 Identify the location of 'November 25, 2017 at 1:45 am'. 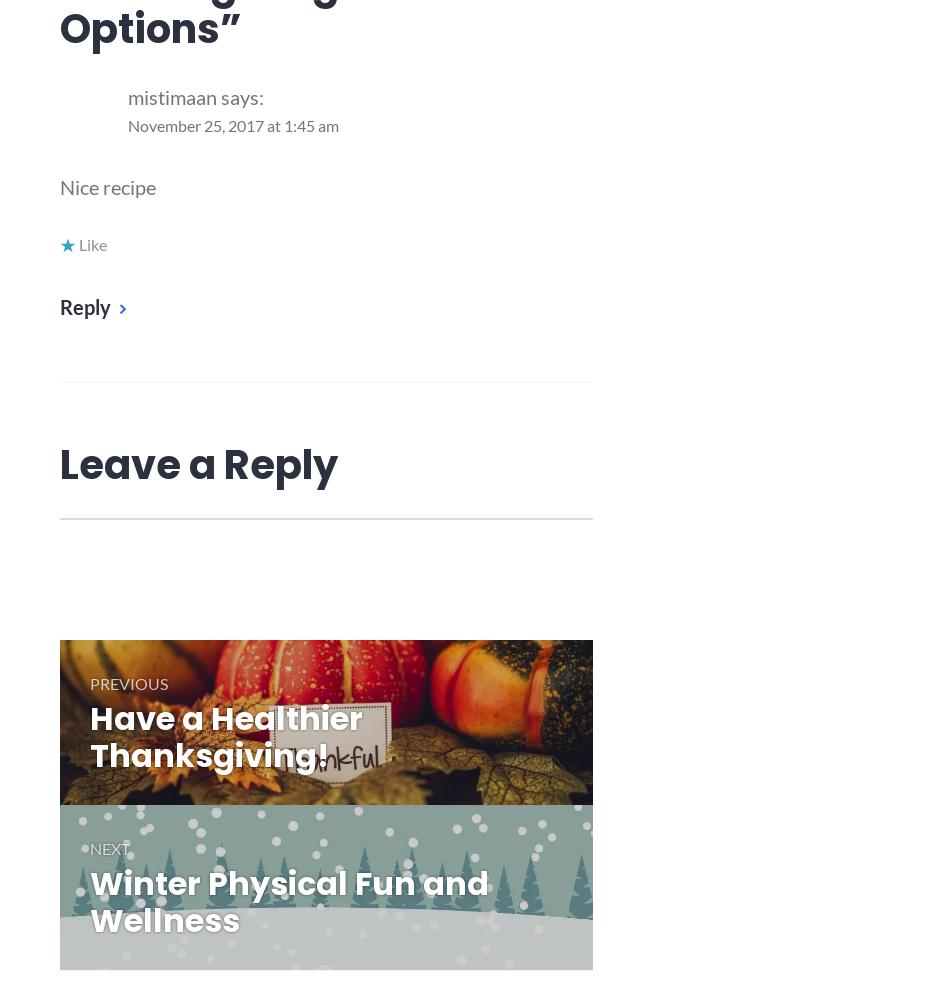
(232, 125).